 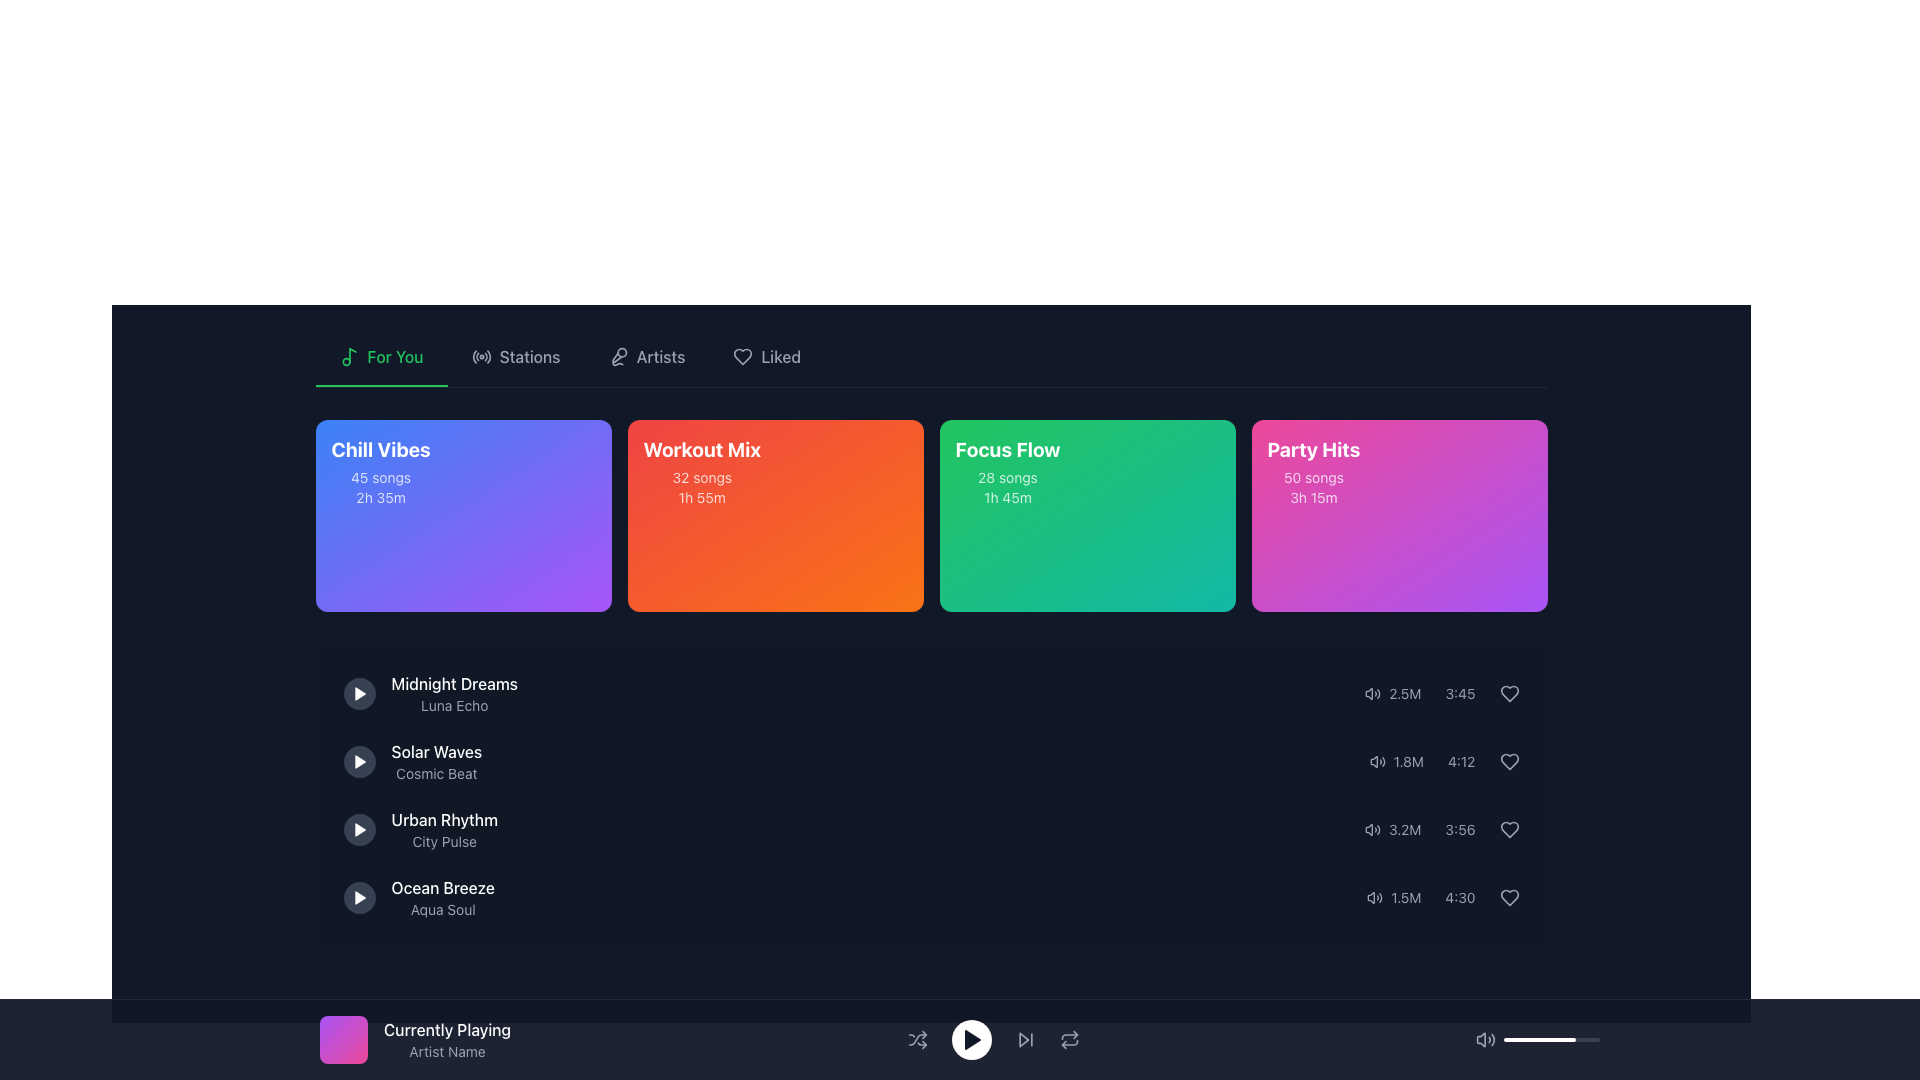 What do you see at coordinates (1509, 897) in the screenshot?
I see `the heart-shaped icon button representing 'like' or 'favorite' action` at bounding box center [1509, 897].